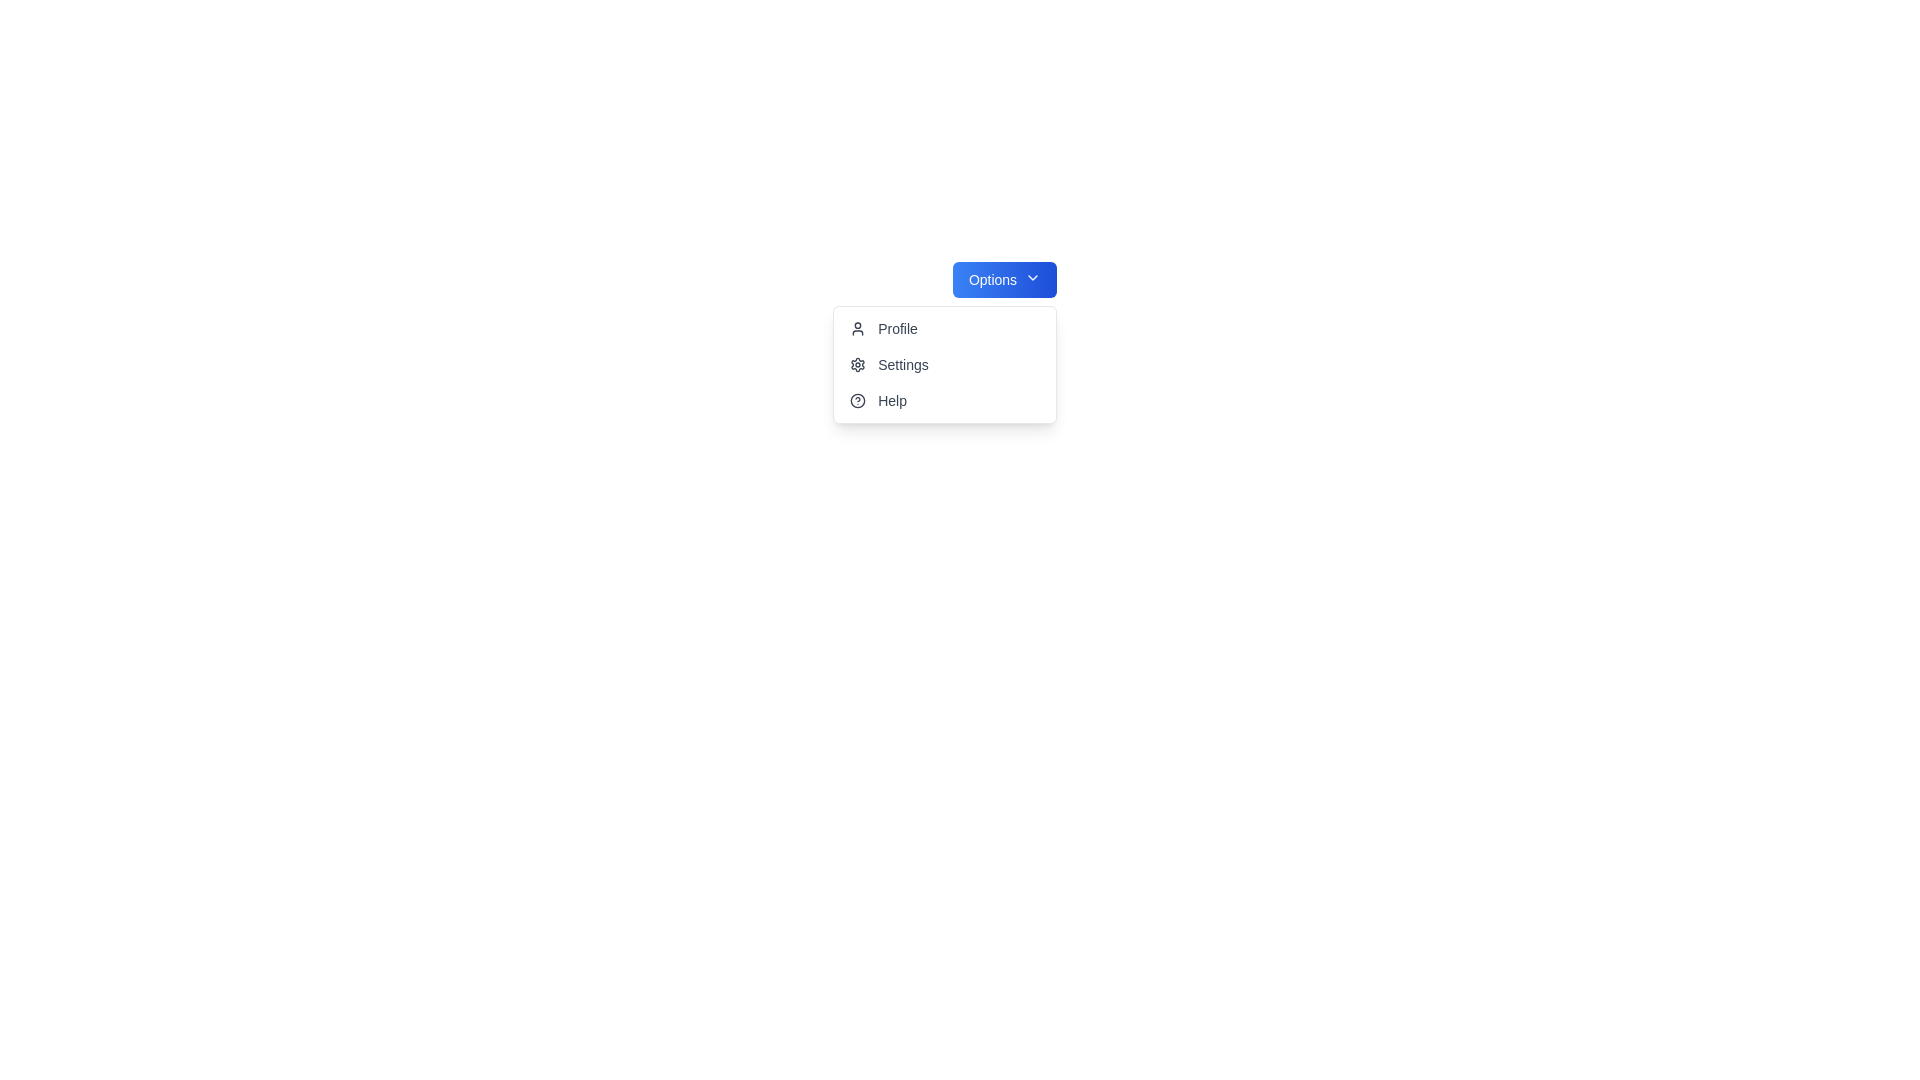 This screenshot has width=1920, height=1080. I want to click on the 'Profile' button, so click(944, 327).